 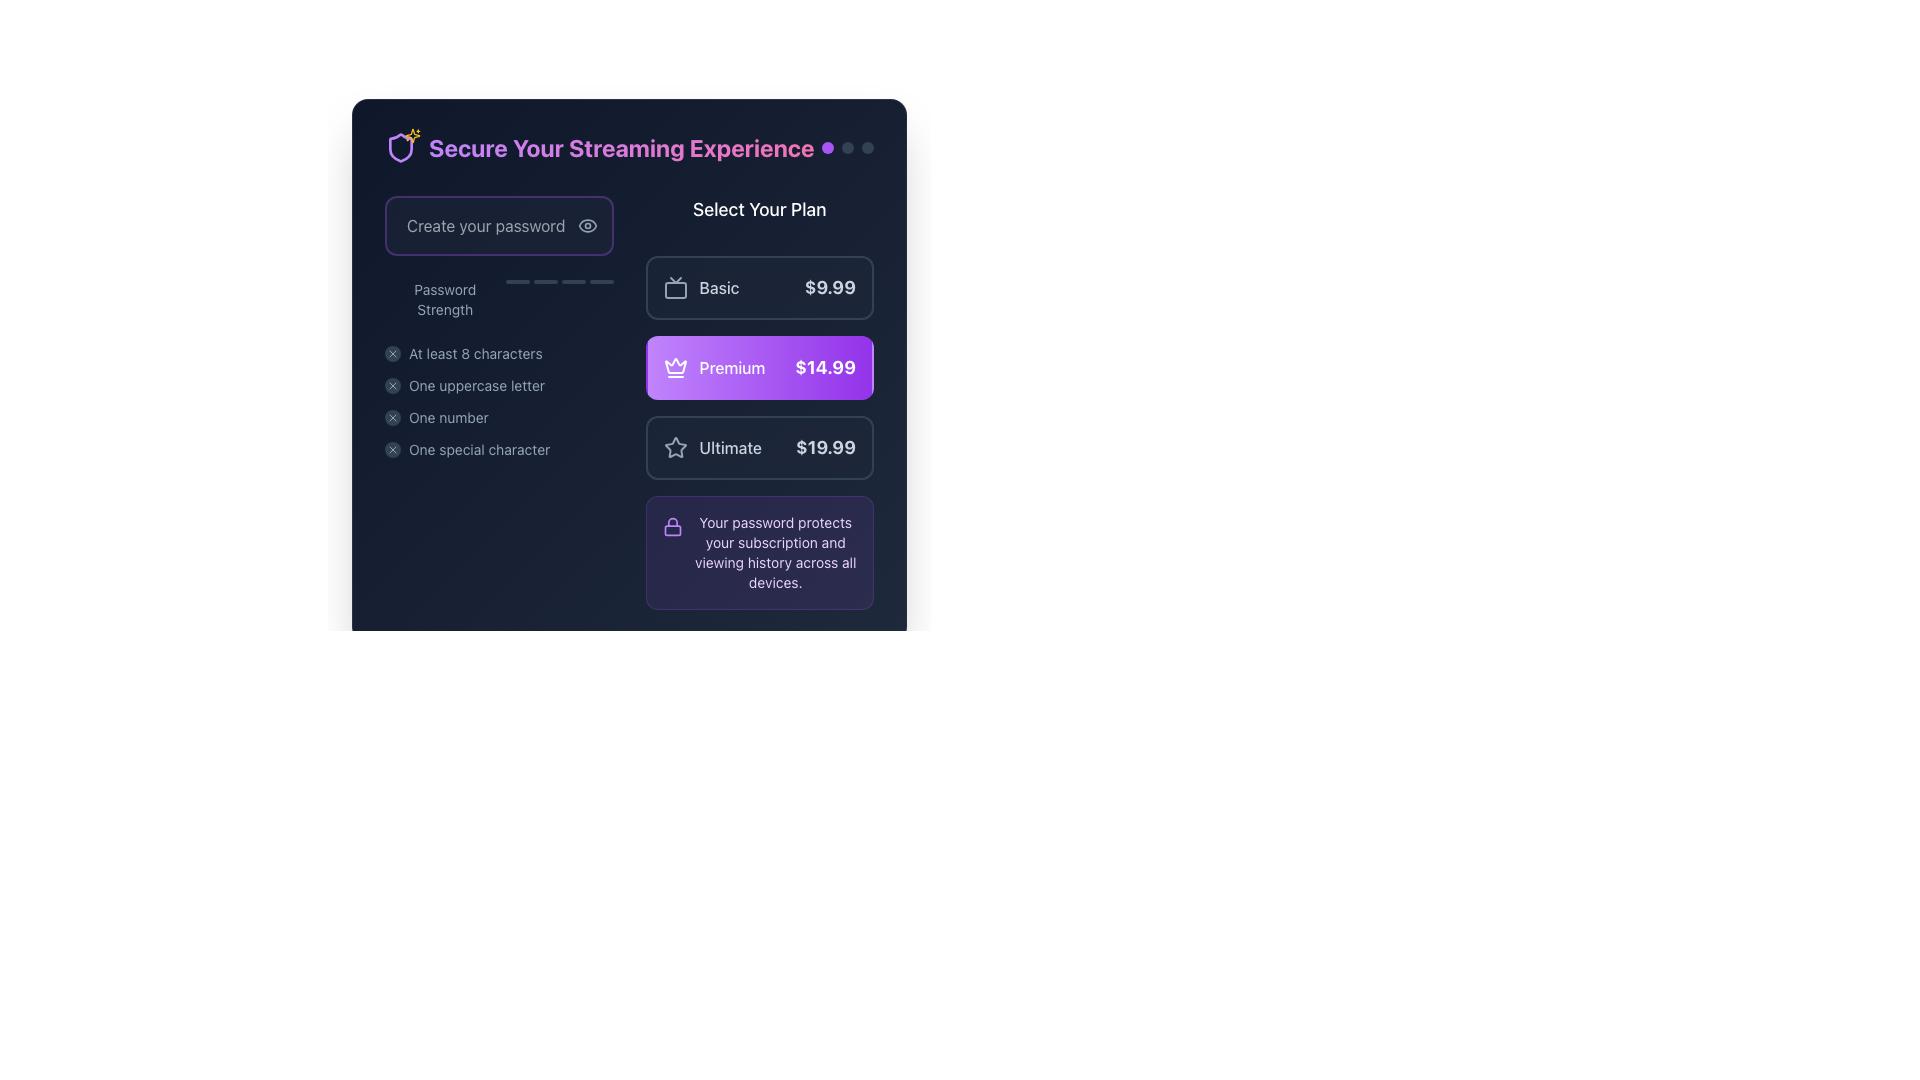 What do you see at coordinates (701, 288) in the screenshot?
I see `the label with the television icon and the text 'basic'` at bounding box center [701, 288].